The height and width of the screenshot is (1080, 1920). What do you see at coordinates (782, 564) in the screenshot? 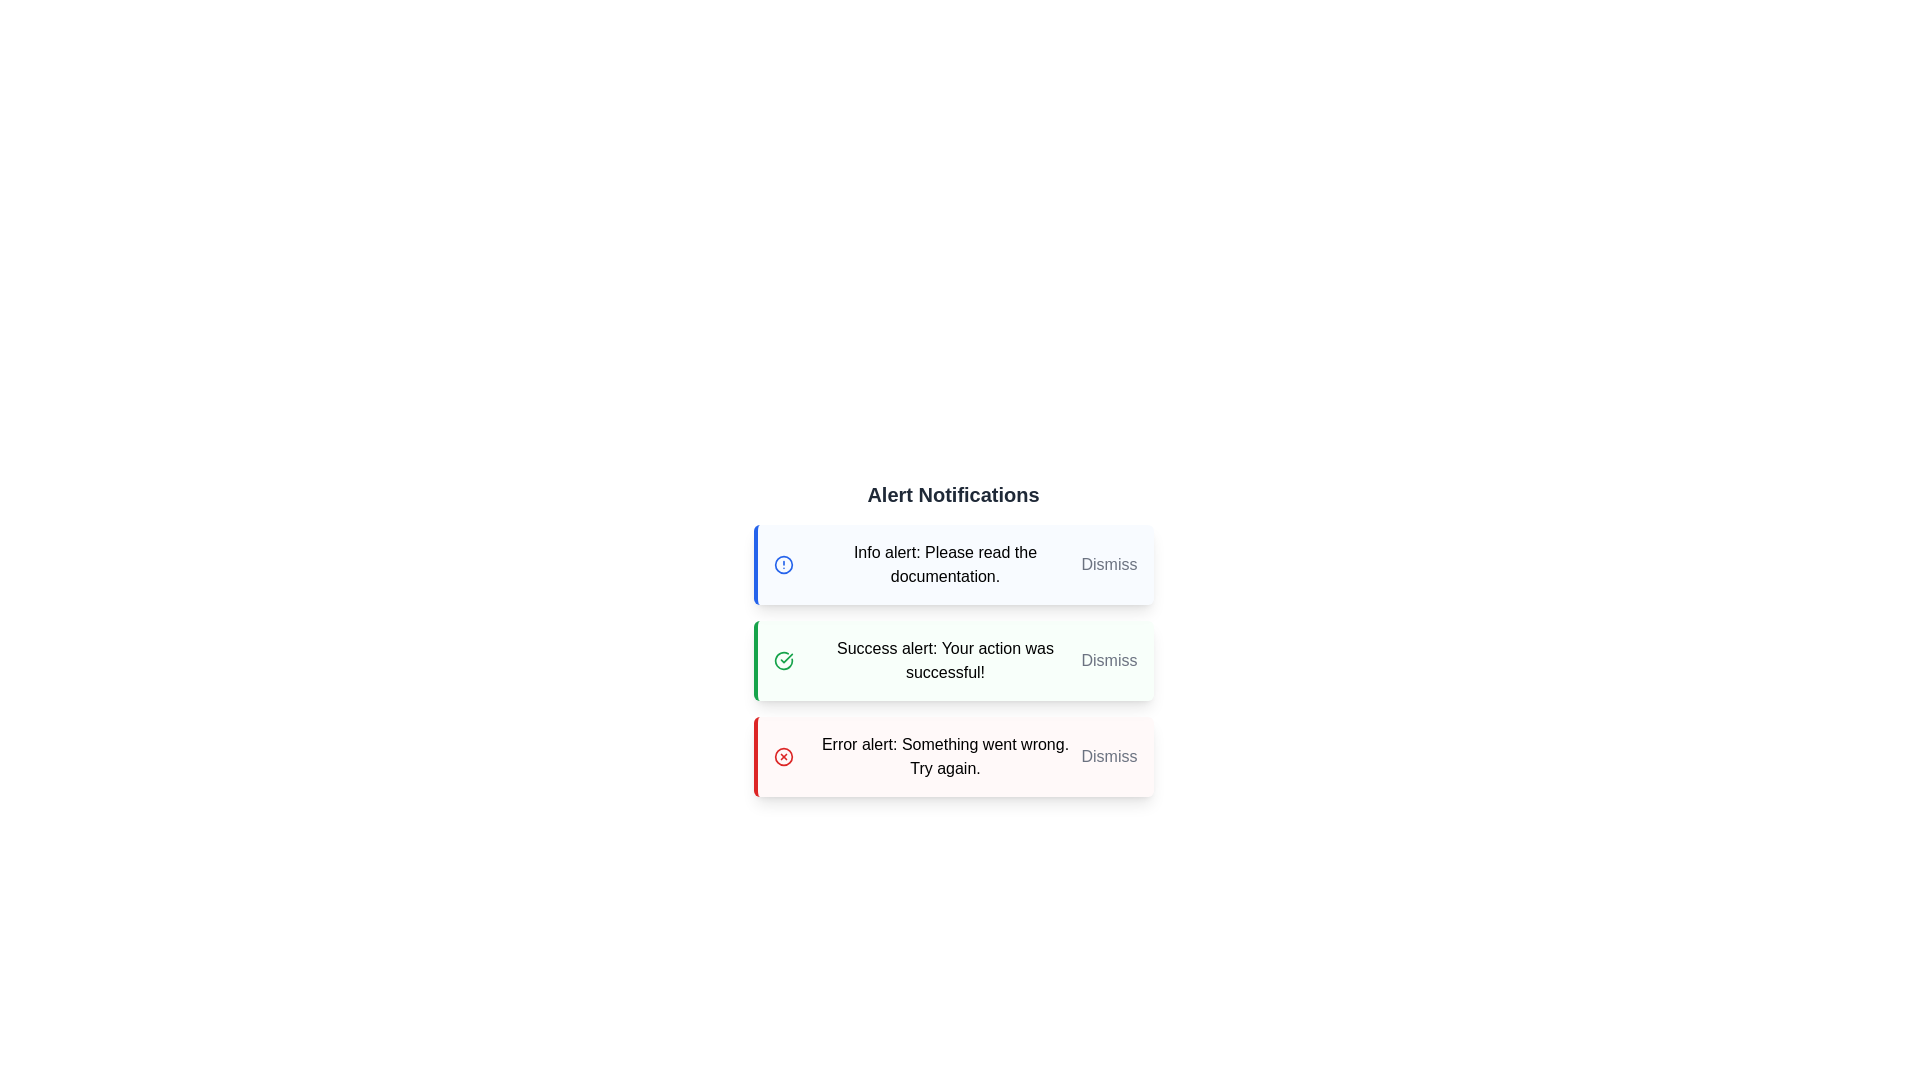
I see `the icon of the info alert to highlight it` at bounding box center [782, 564].